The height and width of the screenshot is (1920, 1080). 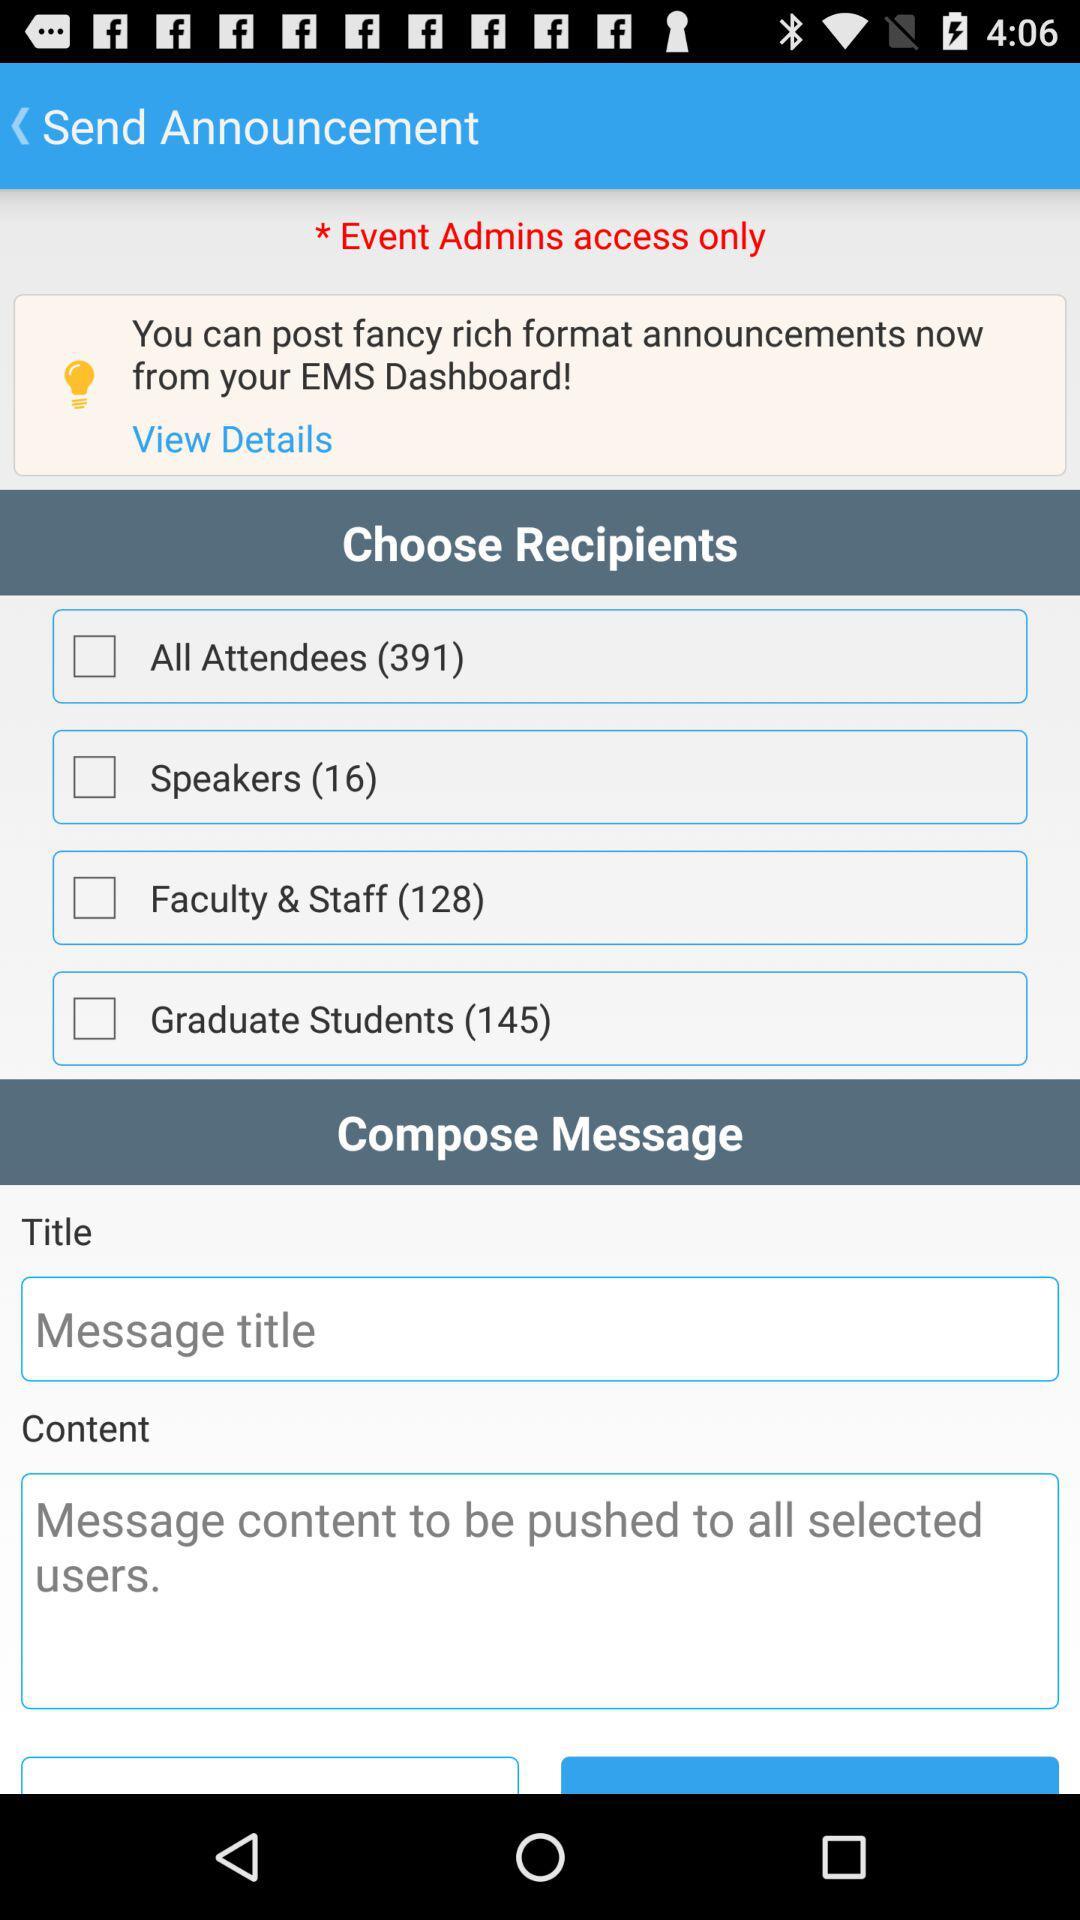 I want to click on save, so click(x=270, y=1775).